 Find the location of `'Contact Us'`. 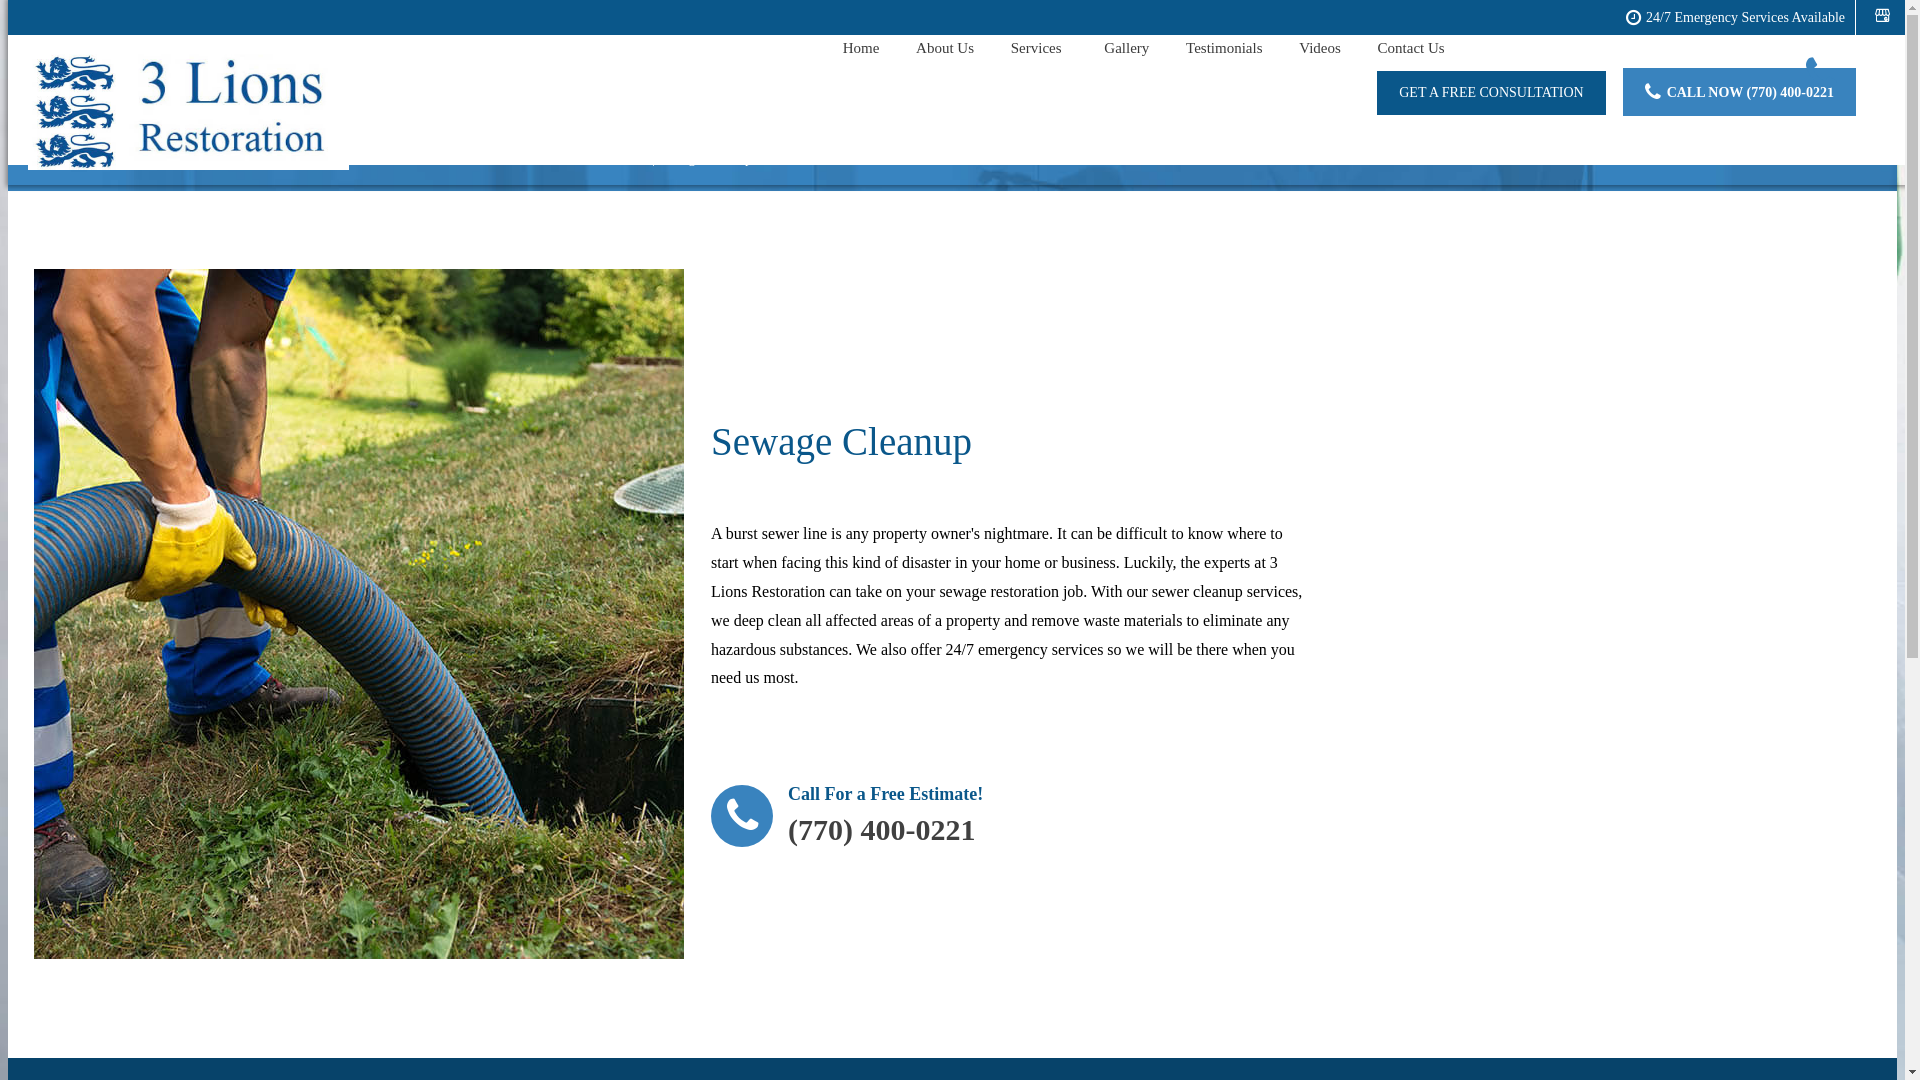

'Contact Us' is located at coordinates (1410, 48).